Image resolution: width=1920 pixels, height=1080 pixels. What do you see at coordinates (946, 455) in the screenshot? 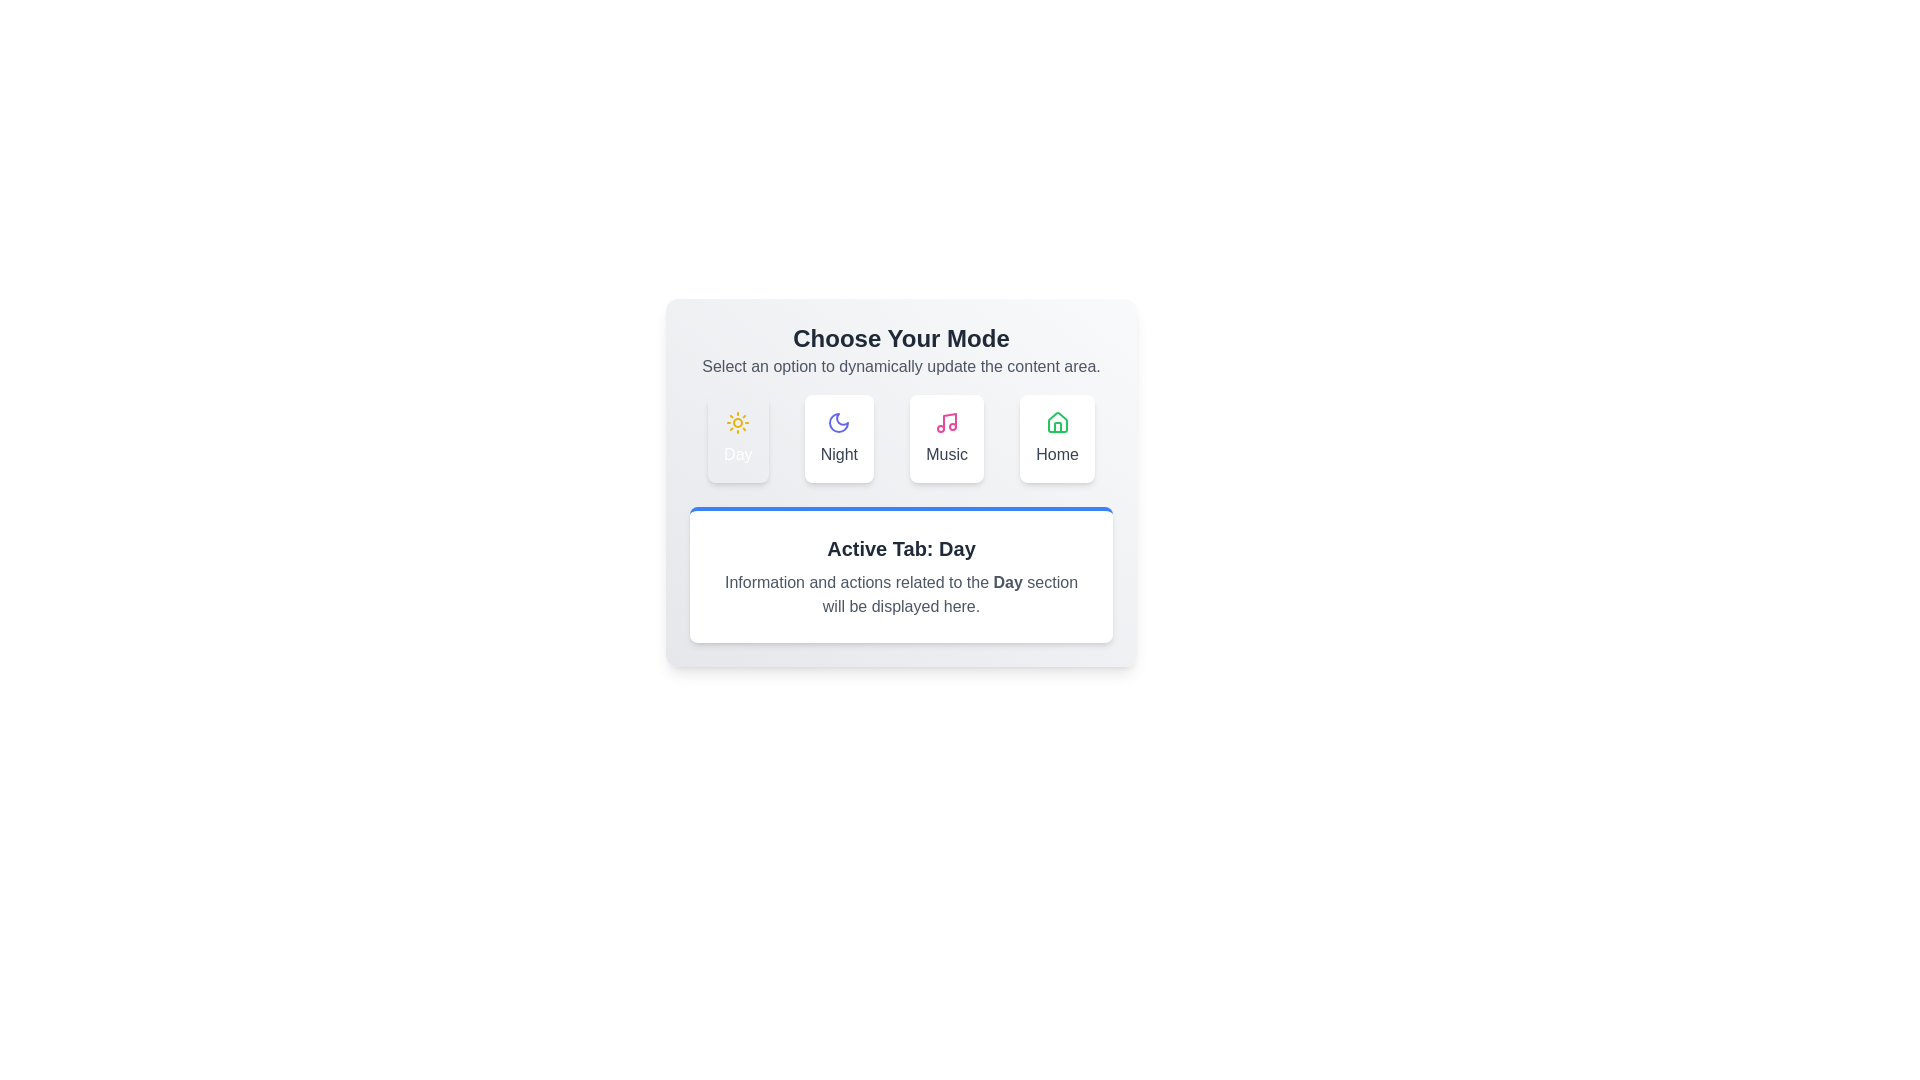
I see `the static text label that indicates the 'Music' mode option, positioned at the center-right of the interface, below the musical note icon` at bounding box center [946, 455].